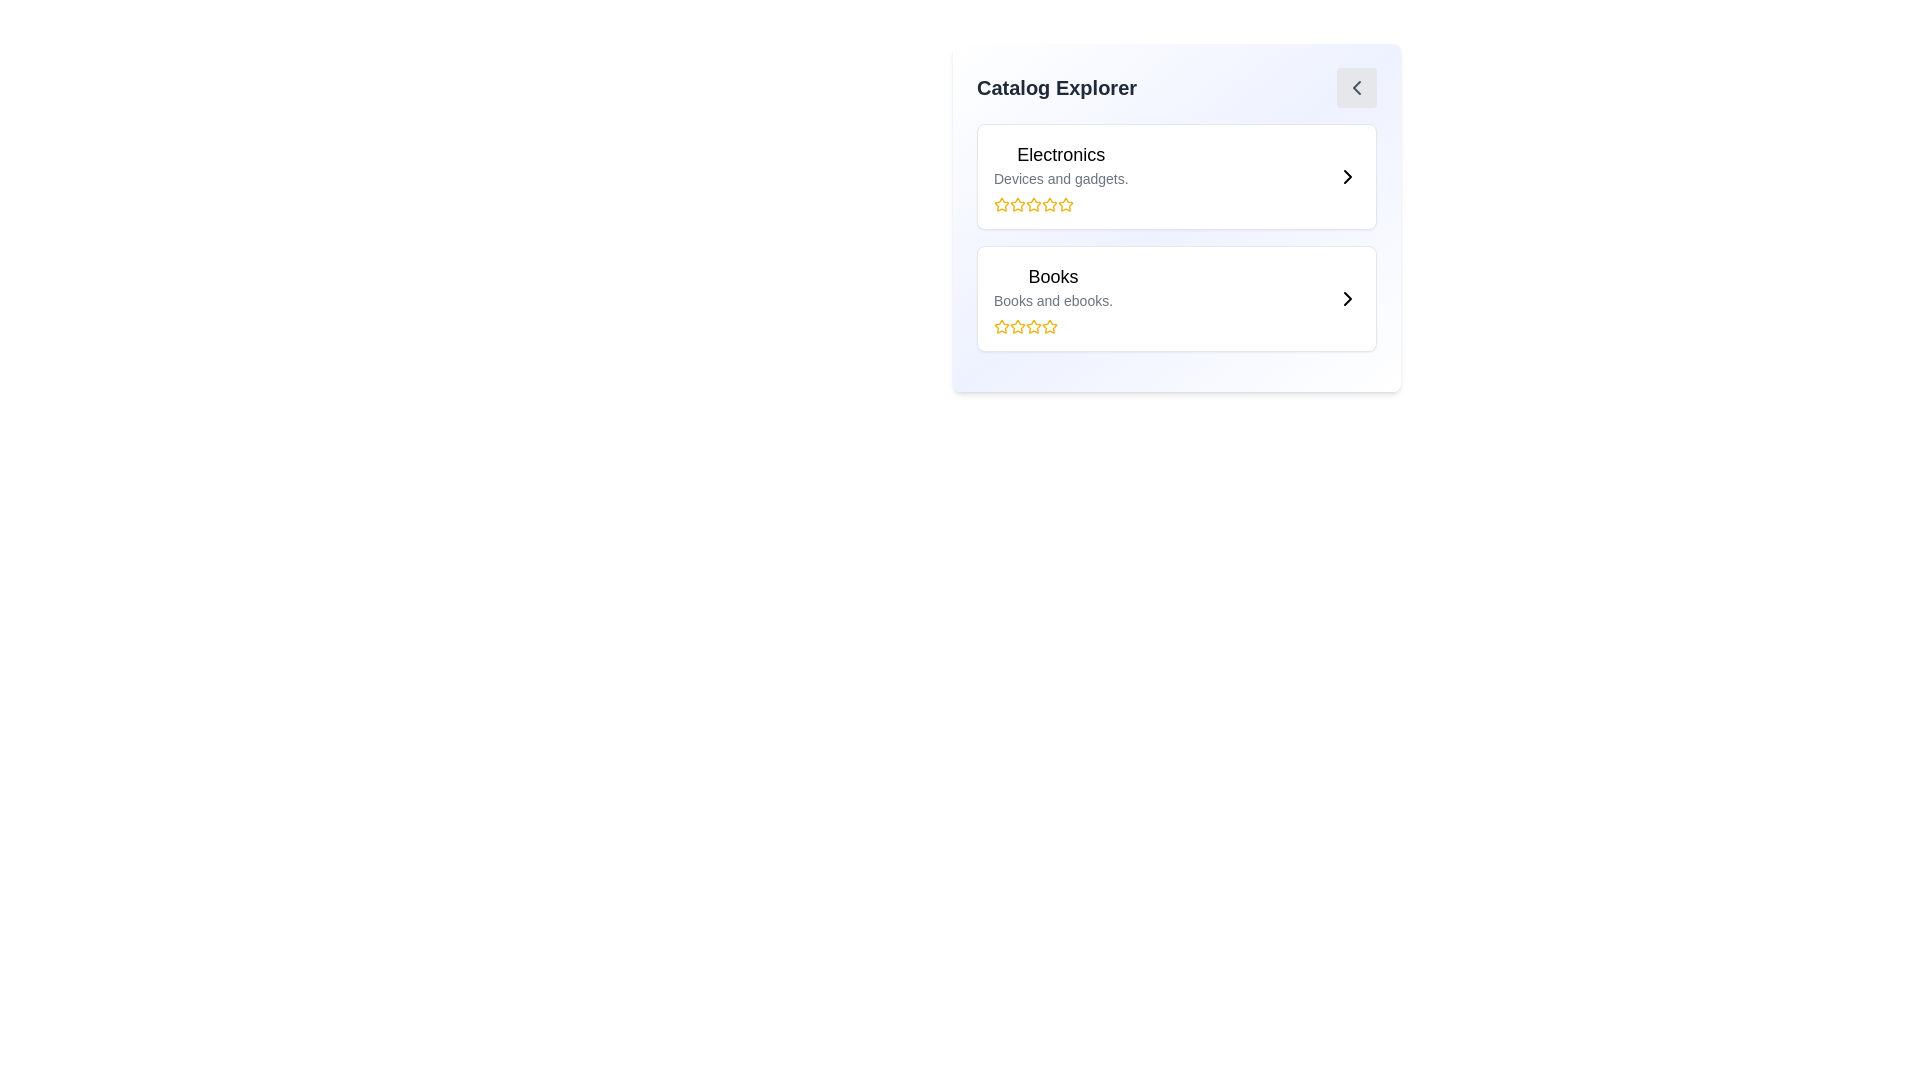 This screenshot has height=1080, width=1920. I want to click on the fourth star-shaped rating icon with a hollow interior and yellow outline under the 'Electronics' category, so click(1049, 204).